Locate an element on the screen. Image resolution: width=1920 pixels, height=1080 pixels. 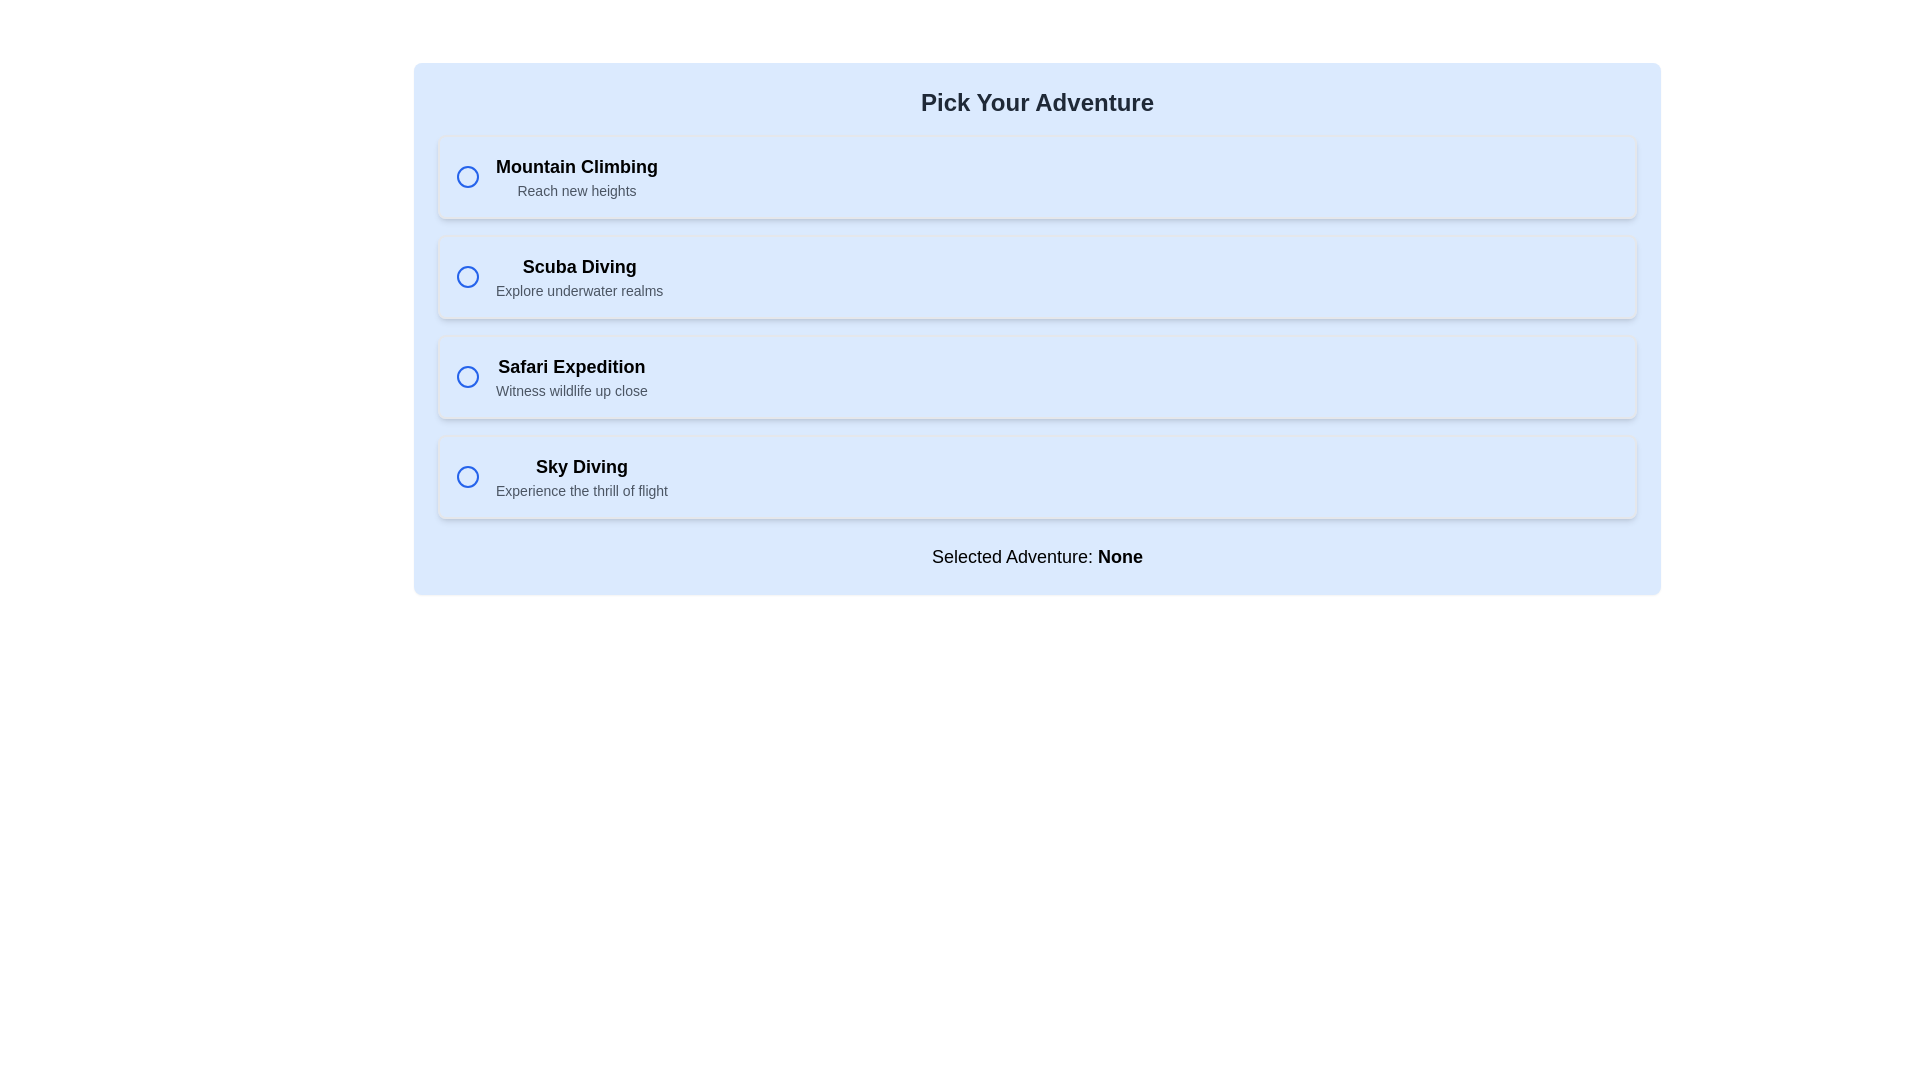
the text label displaying the phrase 'Reach new heights', which is aligned to the left beneath the bold text 'Mountain Climbing' is located at coordinates (575, 191).